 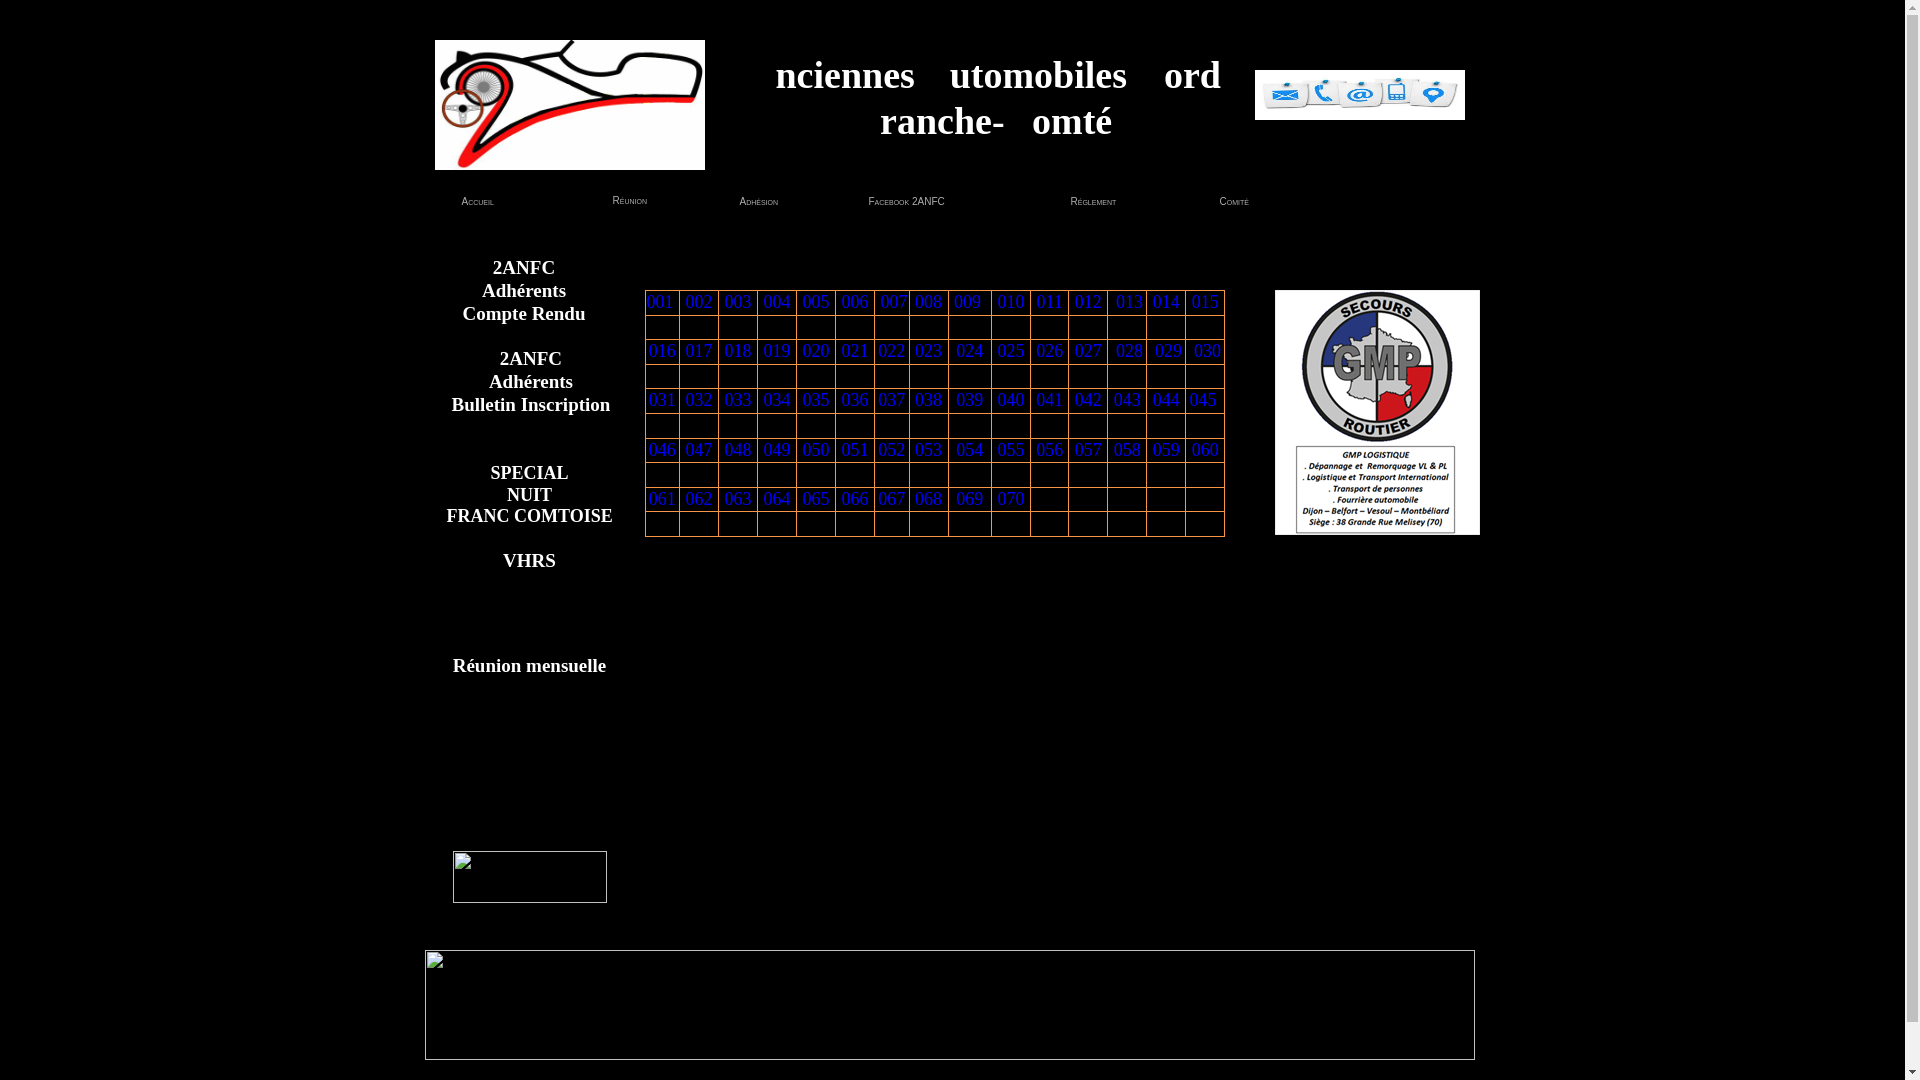 What do you see at coordinates (815, 350) in the screenshot?
I see `'020'` at bounding box center [815, 350].